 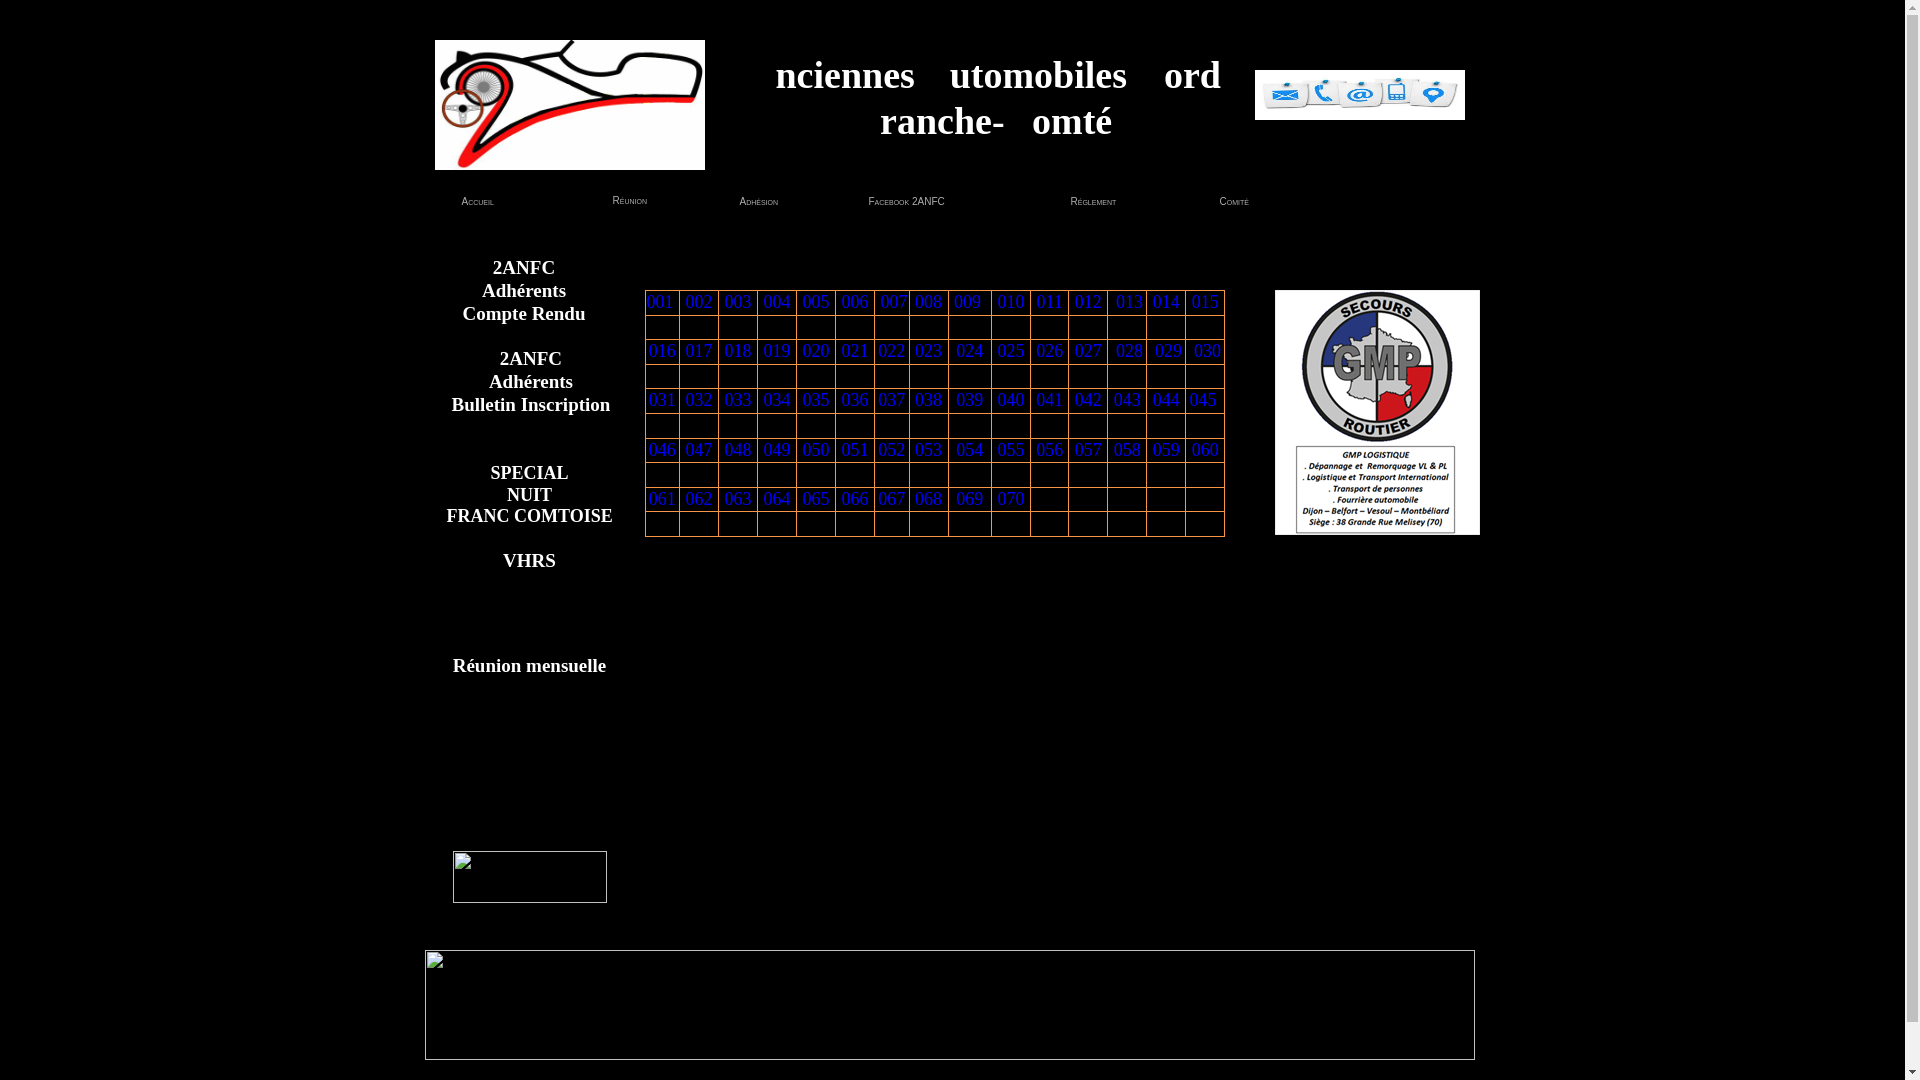 What do you see at coordinates (815, 350) in the screenshot?
I see `'020'` at bounding box center [815, 350].